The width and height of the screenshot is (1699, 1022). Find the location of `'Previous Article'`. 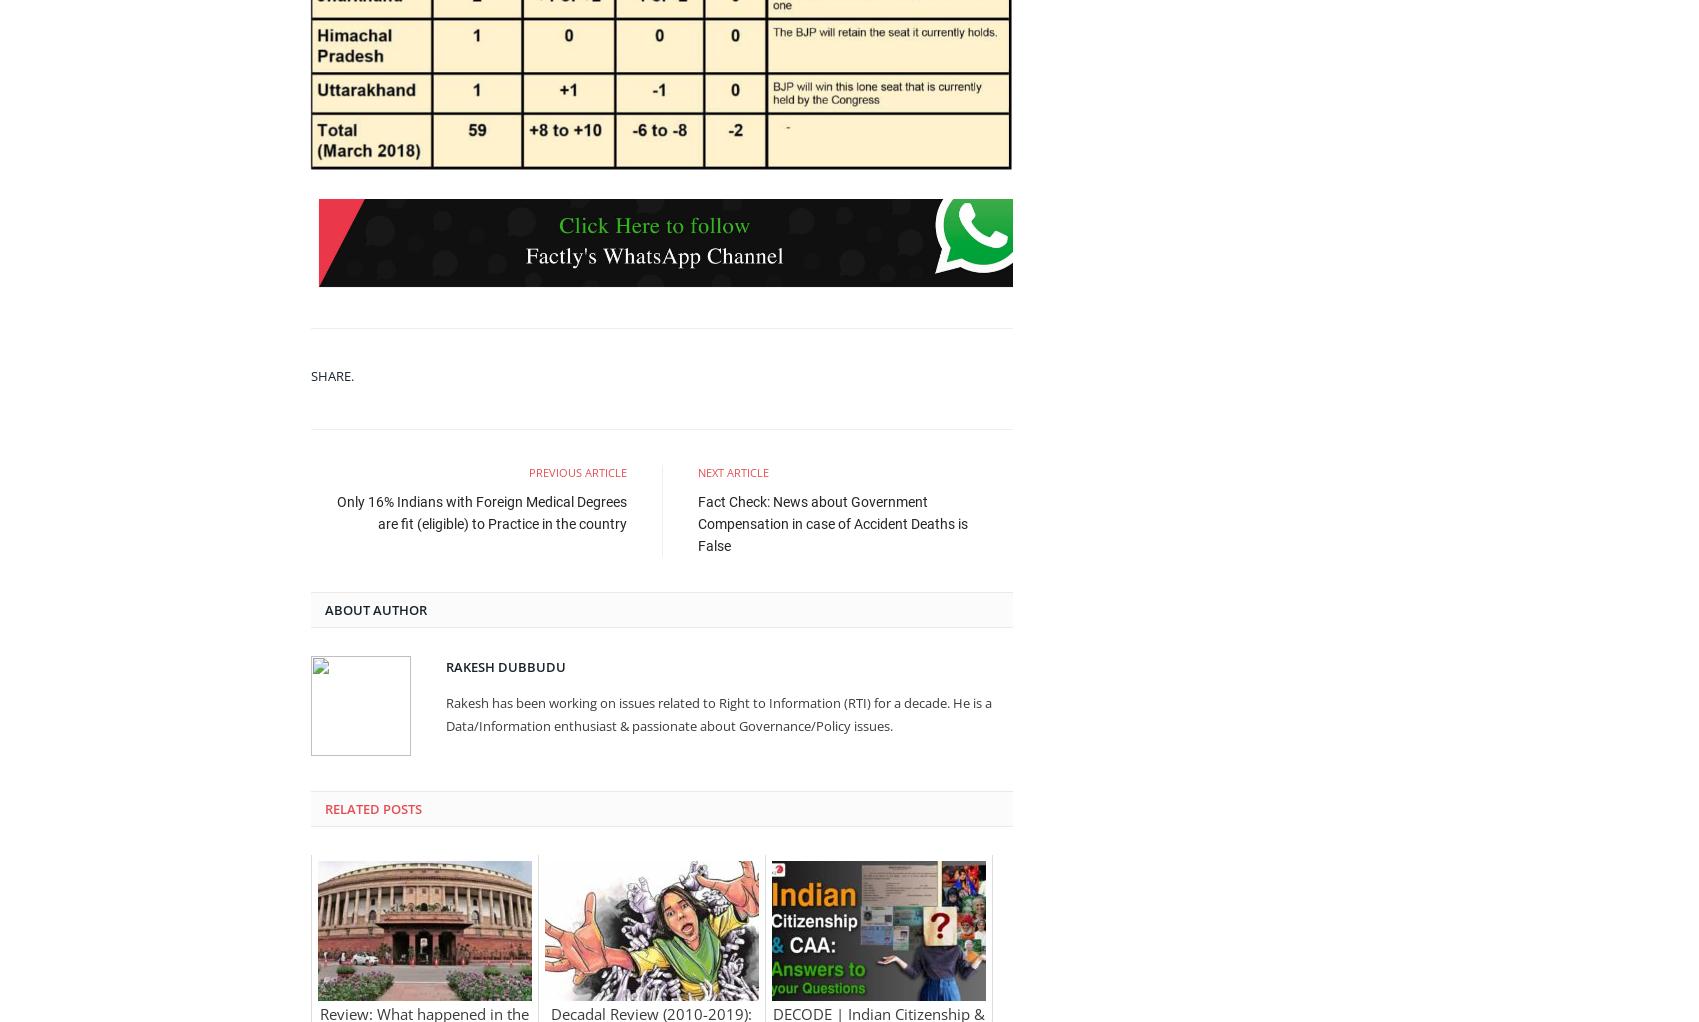

'Previous Article' is located at coordinates (576, 470).